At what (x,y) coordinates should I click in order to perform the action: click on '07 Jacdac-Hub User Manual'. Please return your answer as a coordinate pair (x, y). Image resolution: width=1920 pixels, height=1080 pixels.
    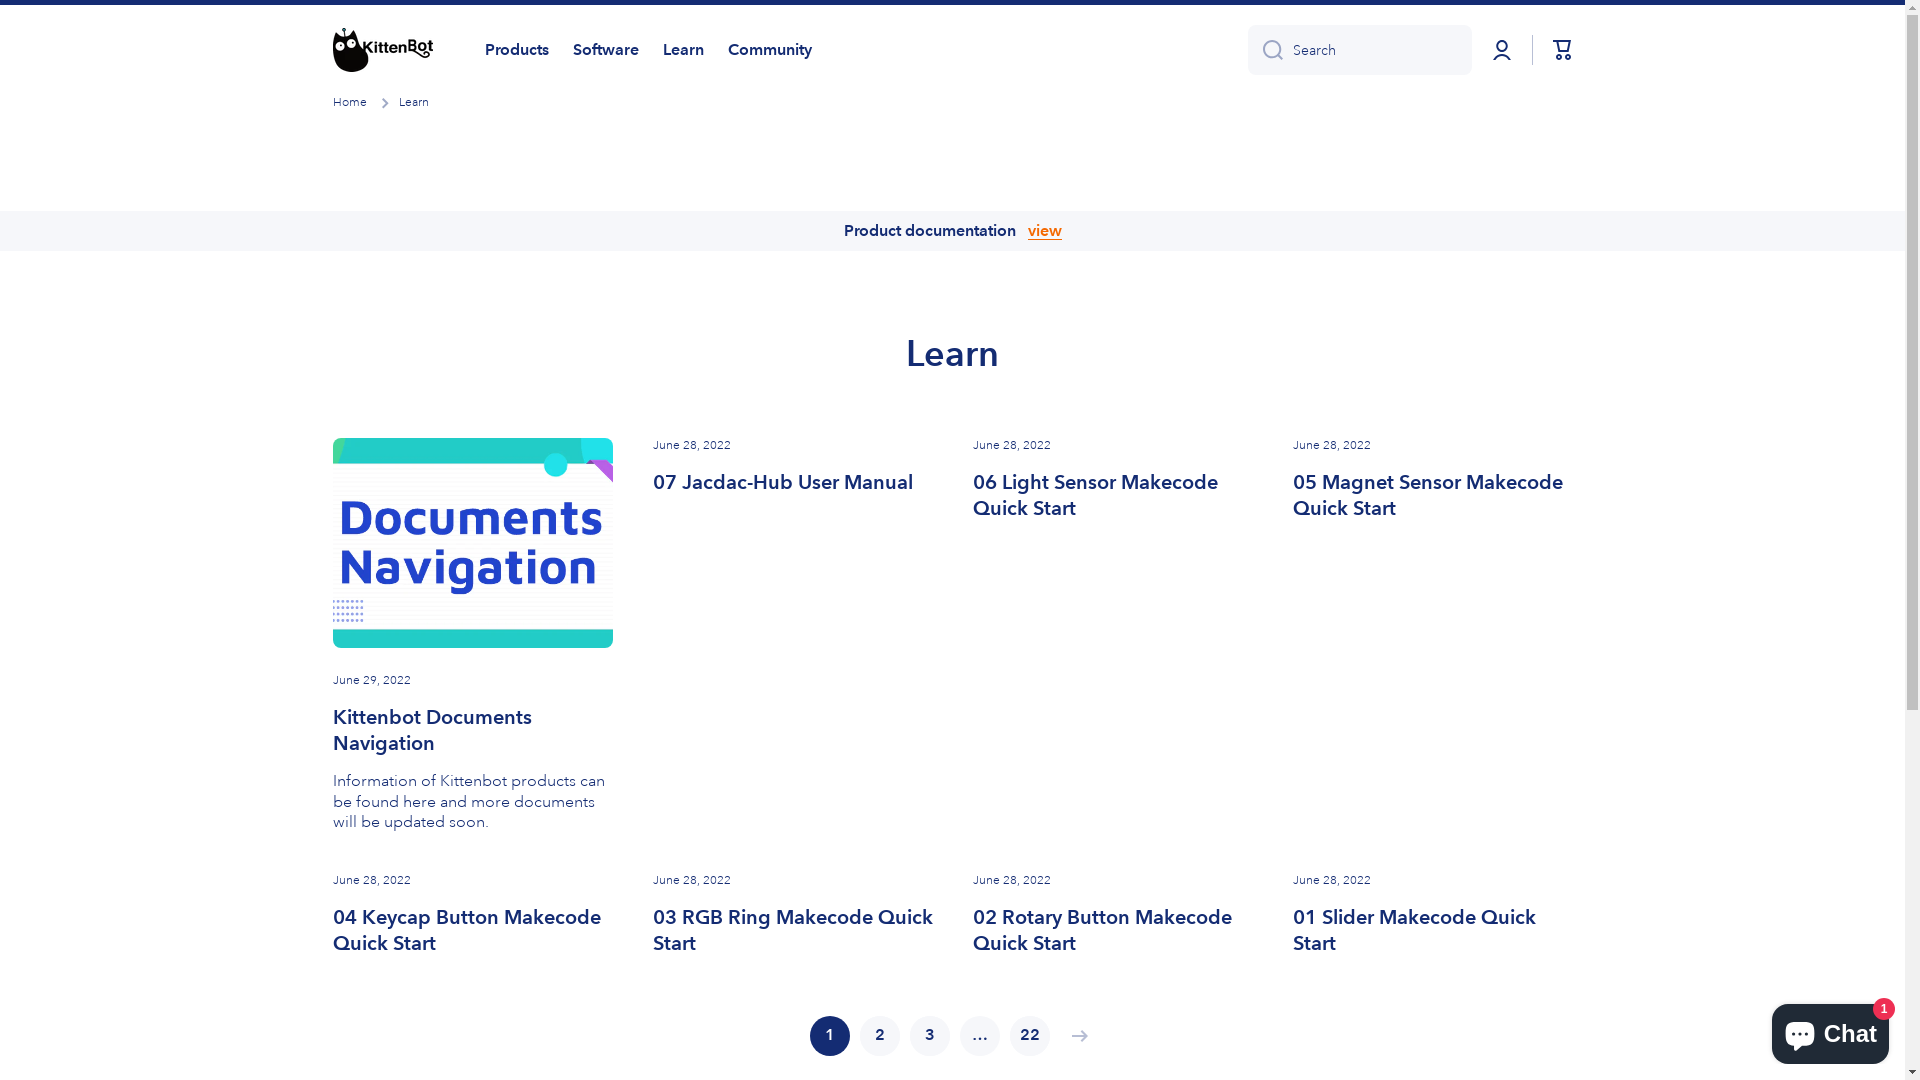
    Looking at the image, I should click on (652, 482).